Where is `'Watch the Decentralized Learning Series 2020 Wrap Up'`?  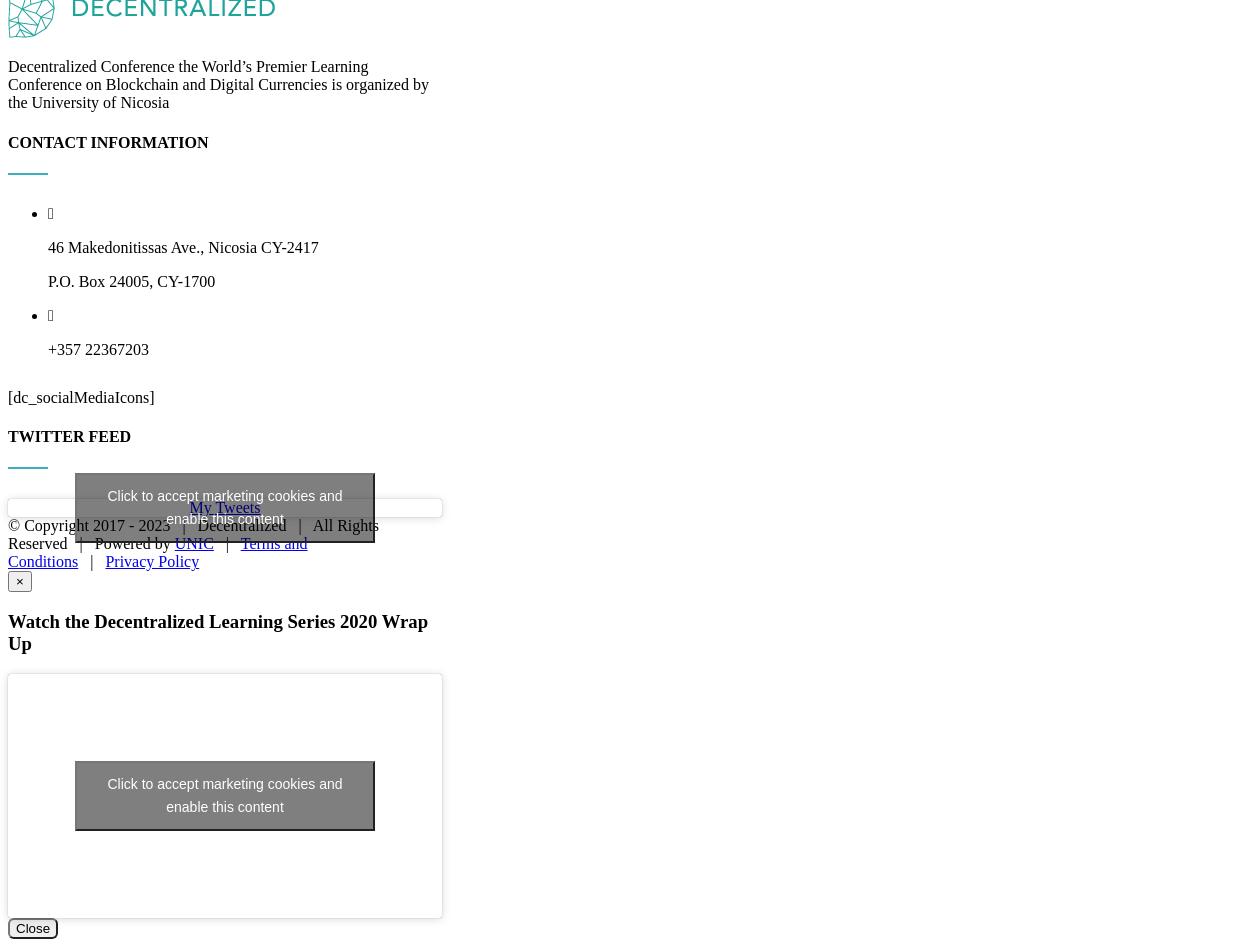 'Watch the Decentralized Learning Series 2020 Wrap Up' is located at coordinates (218, 833).